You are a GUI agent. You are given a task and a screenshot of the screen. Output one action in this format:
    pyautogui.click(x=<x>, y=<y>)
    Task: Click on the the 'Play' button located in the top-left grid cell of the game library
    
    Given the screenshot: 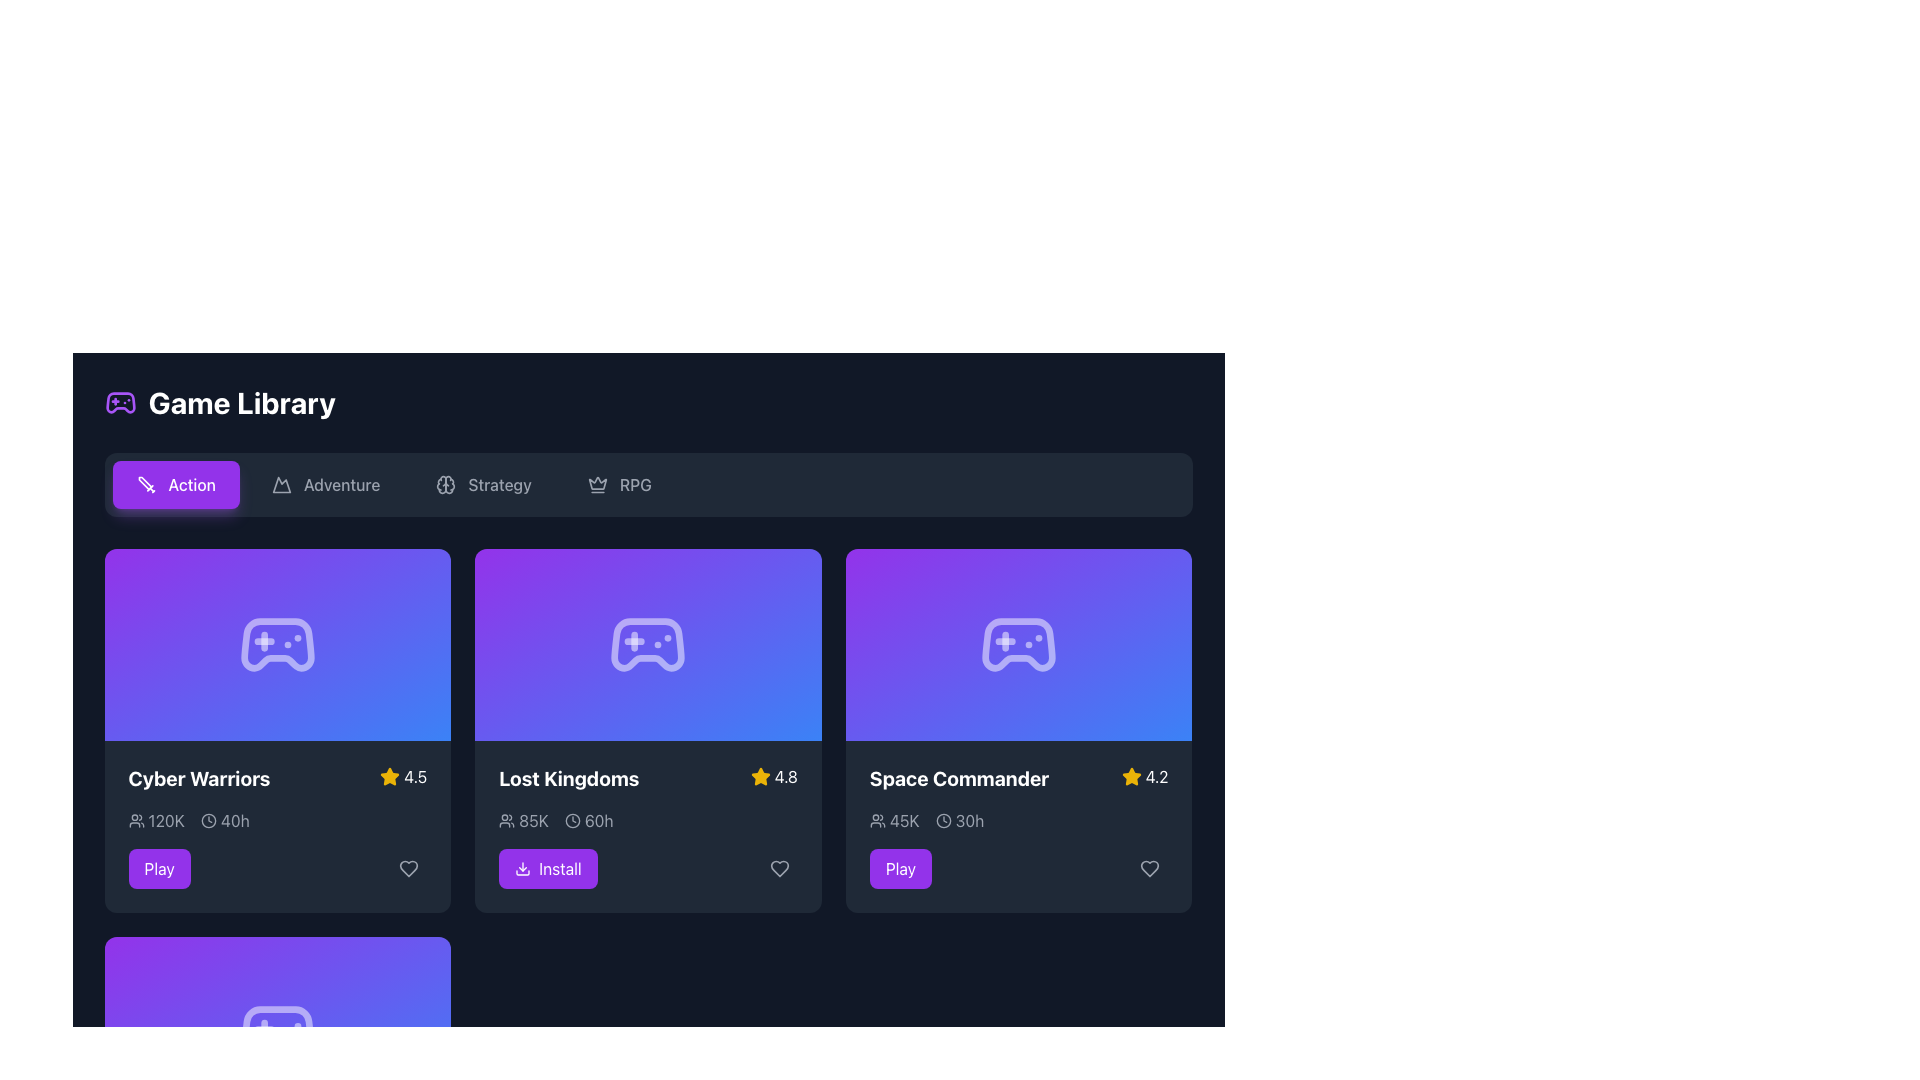 What is the action you would take?
    pyautogui.click(x=276, y=867)
    